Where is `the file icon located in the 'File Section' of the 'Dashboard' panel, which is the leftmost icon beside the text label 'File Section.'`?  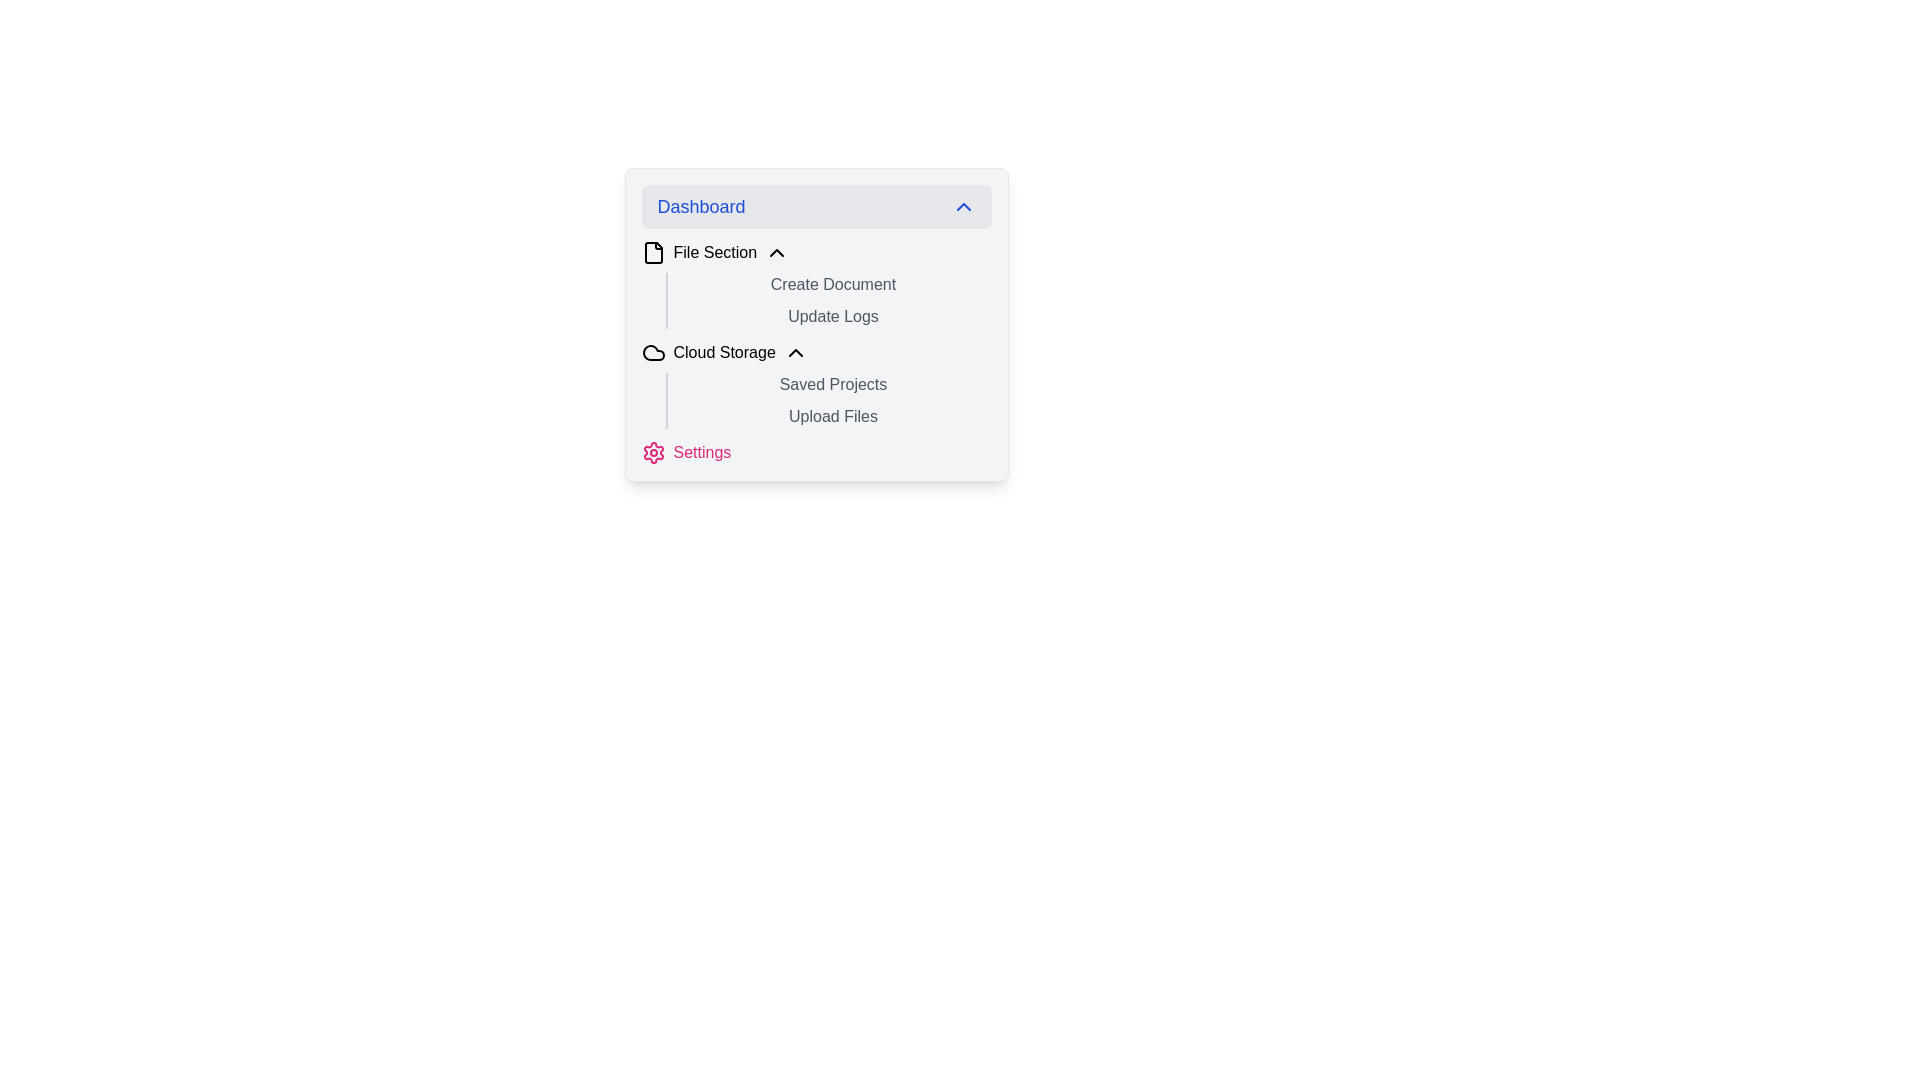 the file icon located in the 'File Section' of the 'Dashboard' panel, which is the leftmost icon beside the text label 'File Section.' is located at coordinates (653, 252).